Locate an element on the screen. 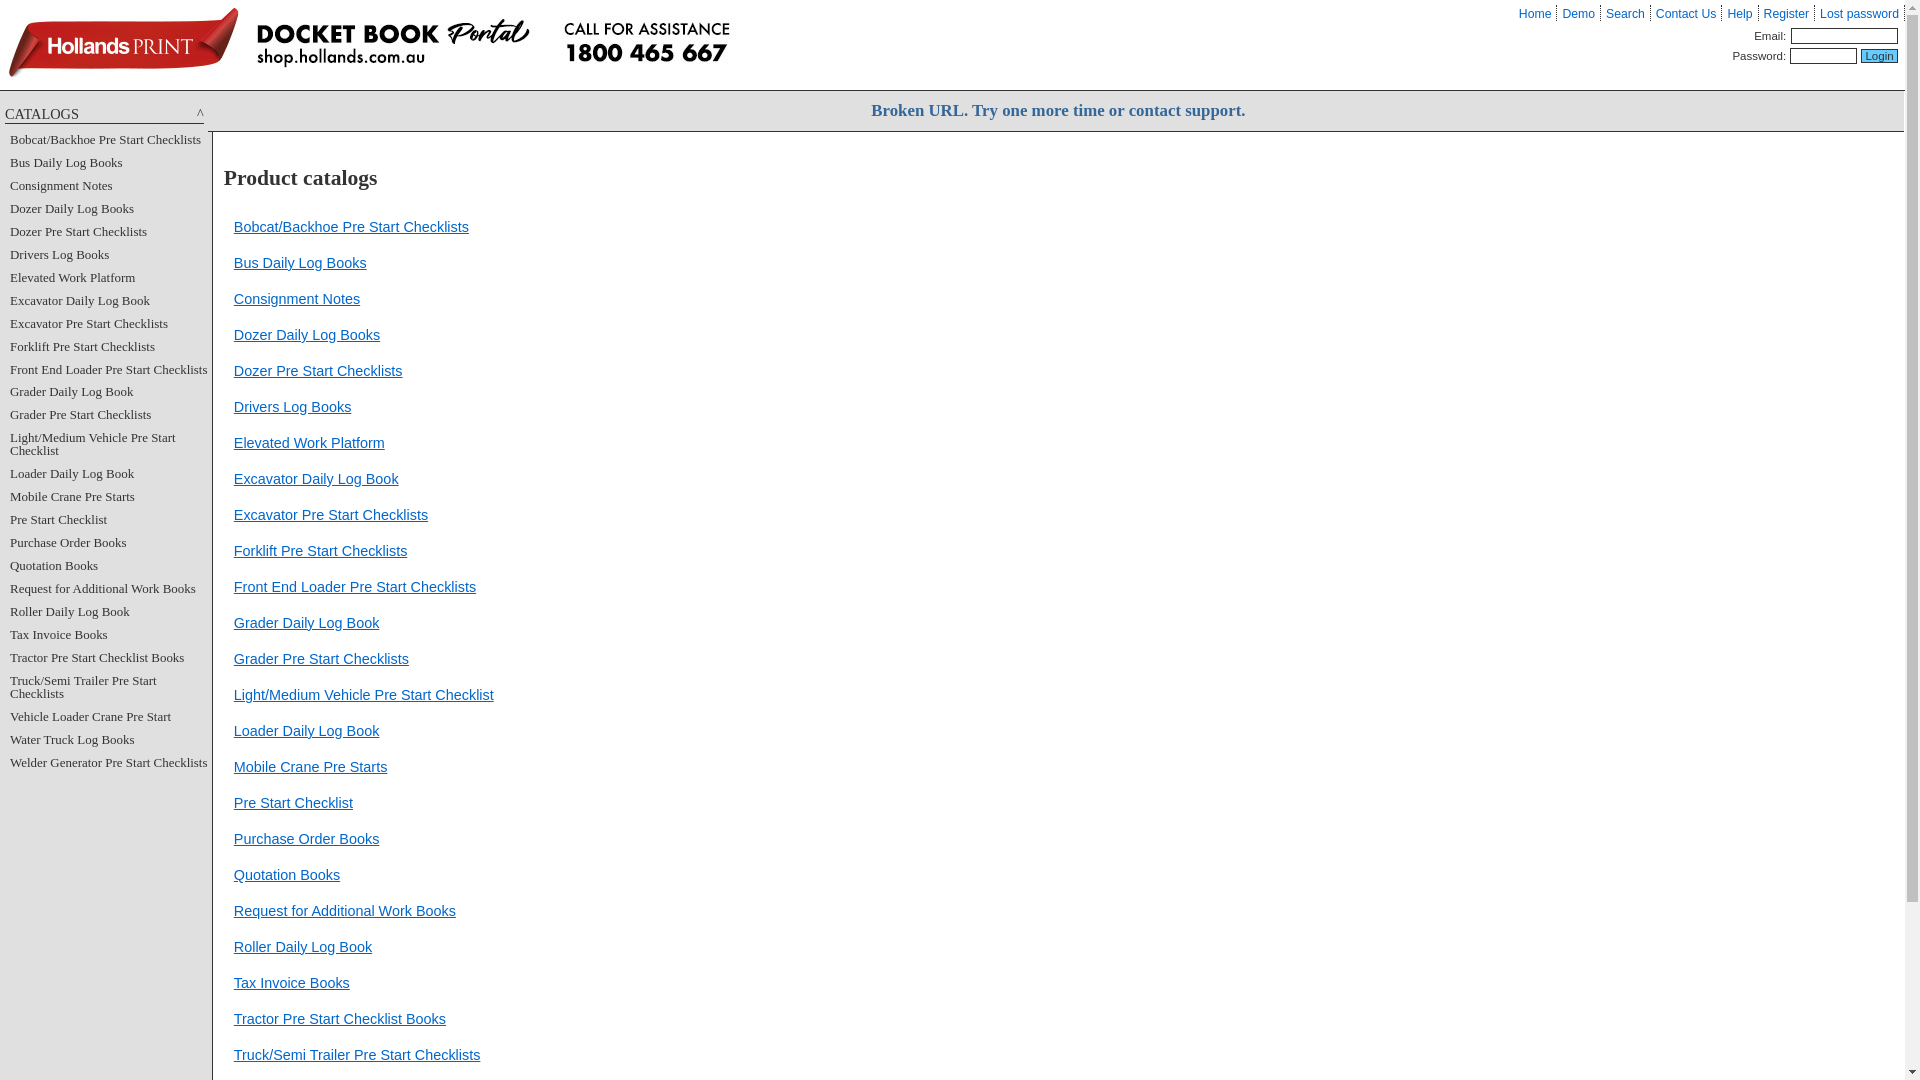 The image size is (1920, 1080). 'Home' is located at coordinates (1534, 14).